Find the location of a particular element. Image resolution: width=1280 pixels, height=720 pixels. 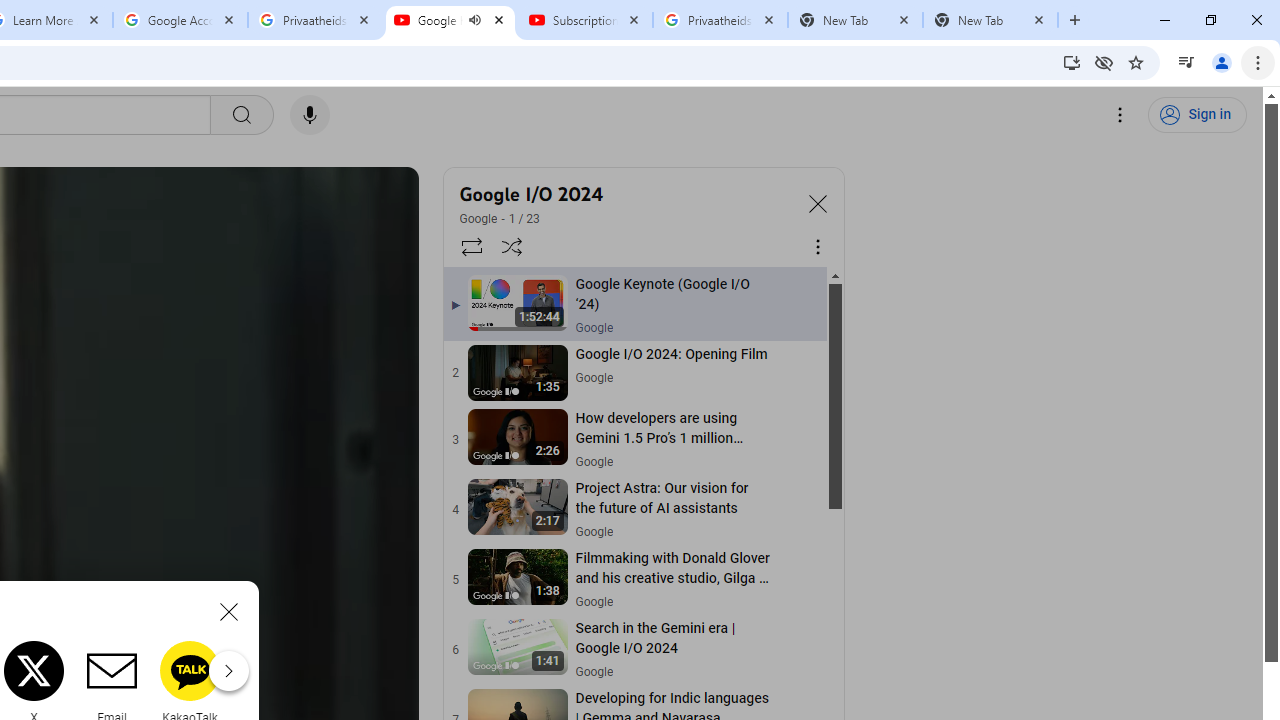

'Google I/O 2024' is located at coordinates (624, 194).